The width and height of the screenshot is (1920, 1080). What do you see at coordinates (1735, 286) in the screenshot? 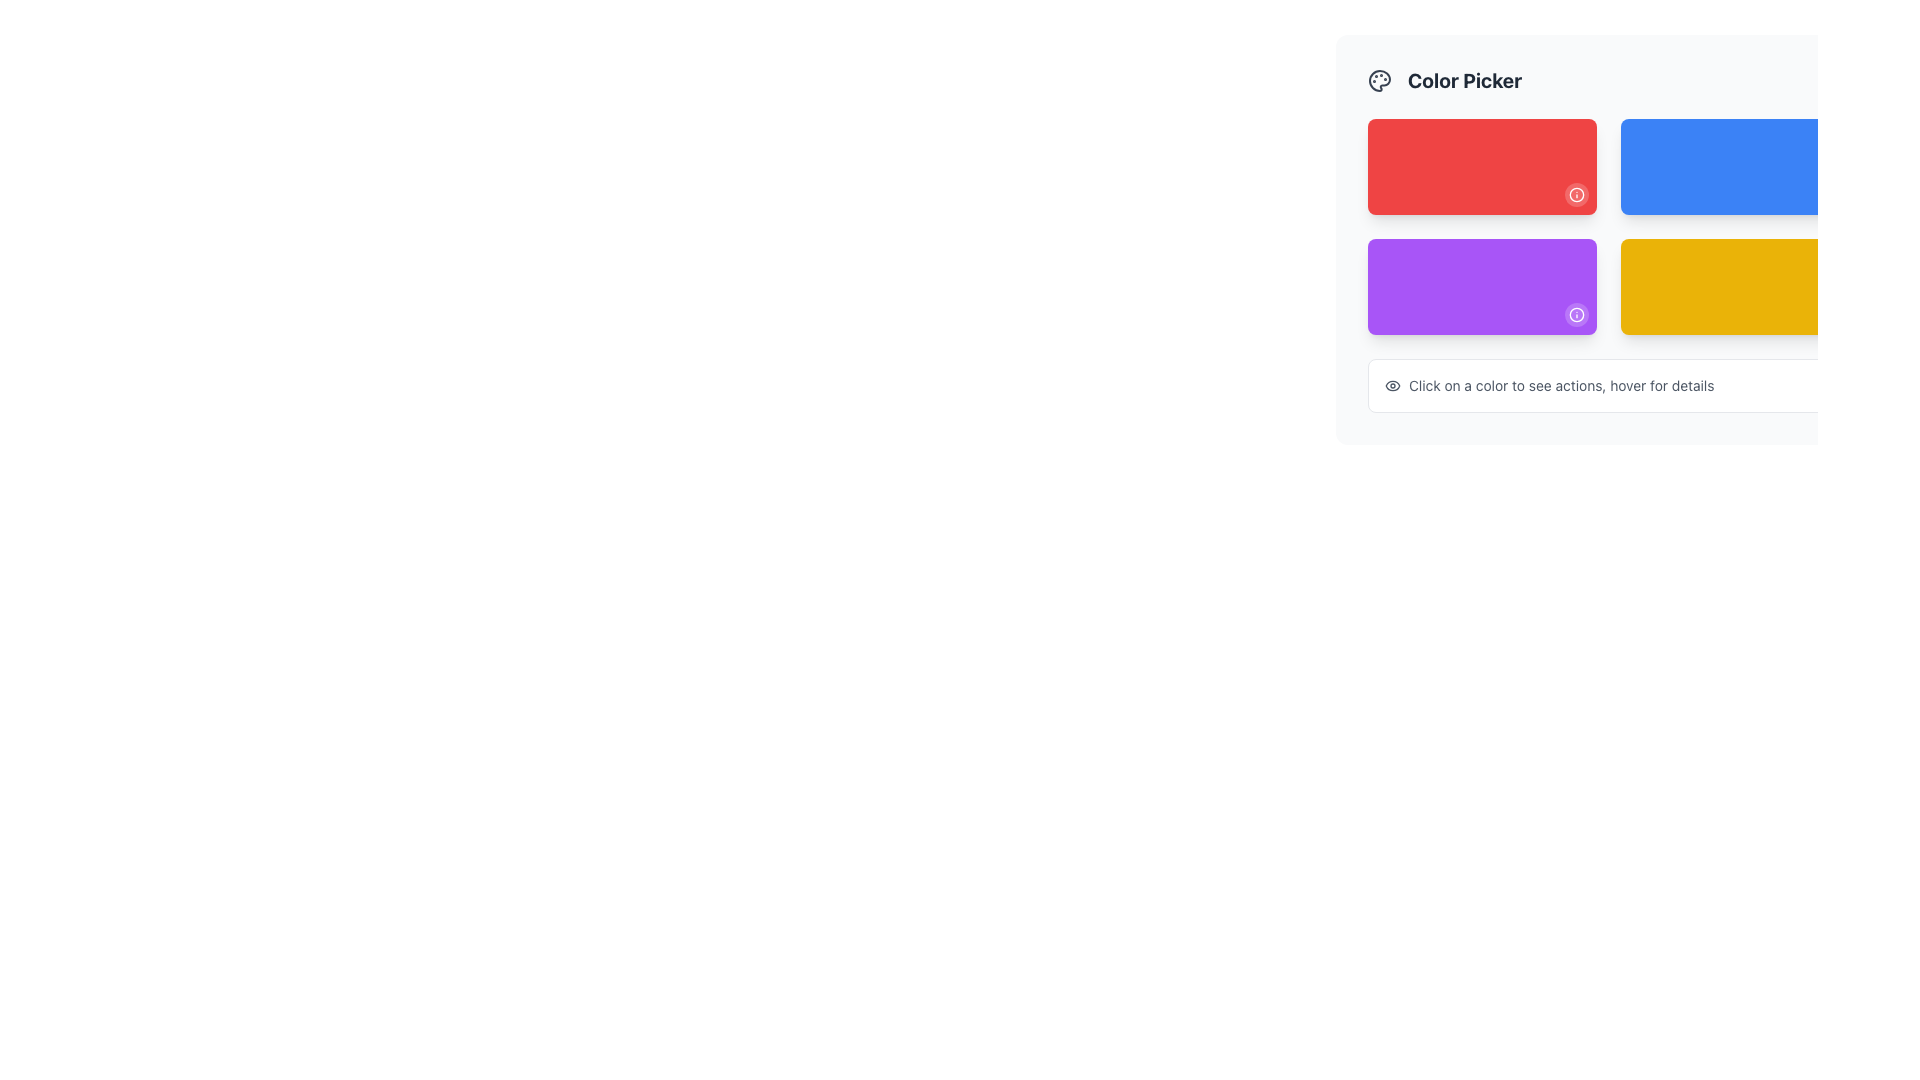
I see `the button-like rectangle for color selection representing yellow` at bounding box center [1735, 286].